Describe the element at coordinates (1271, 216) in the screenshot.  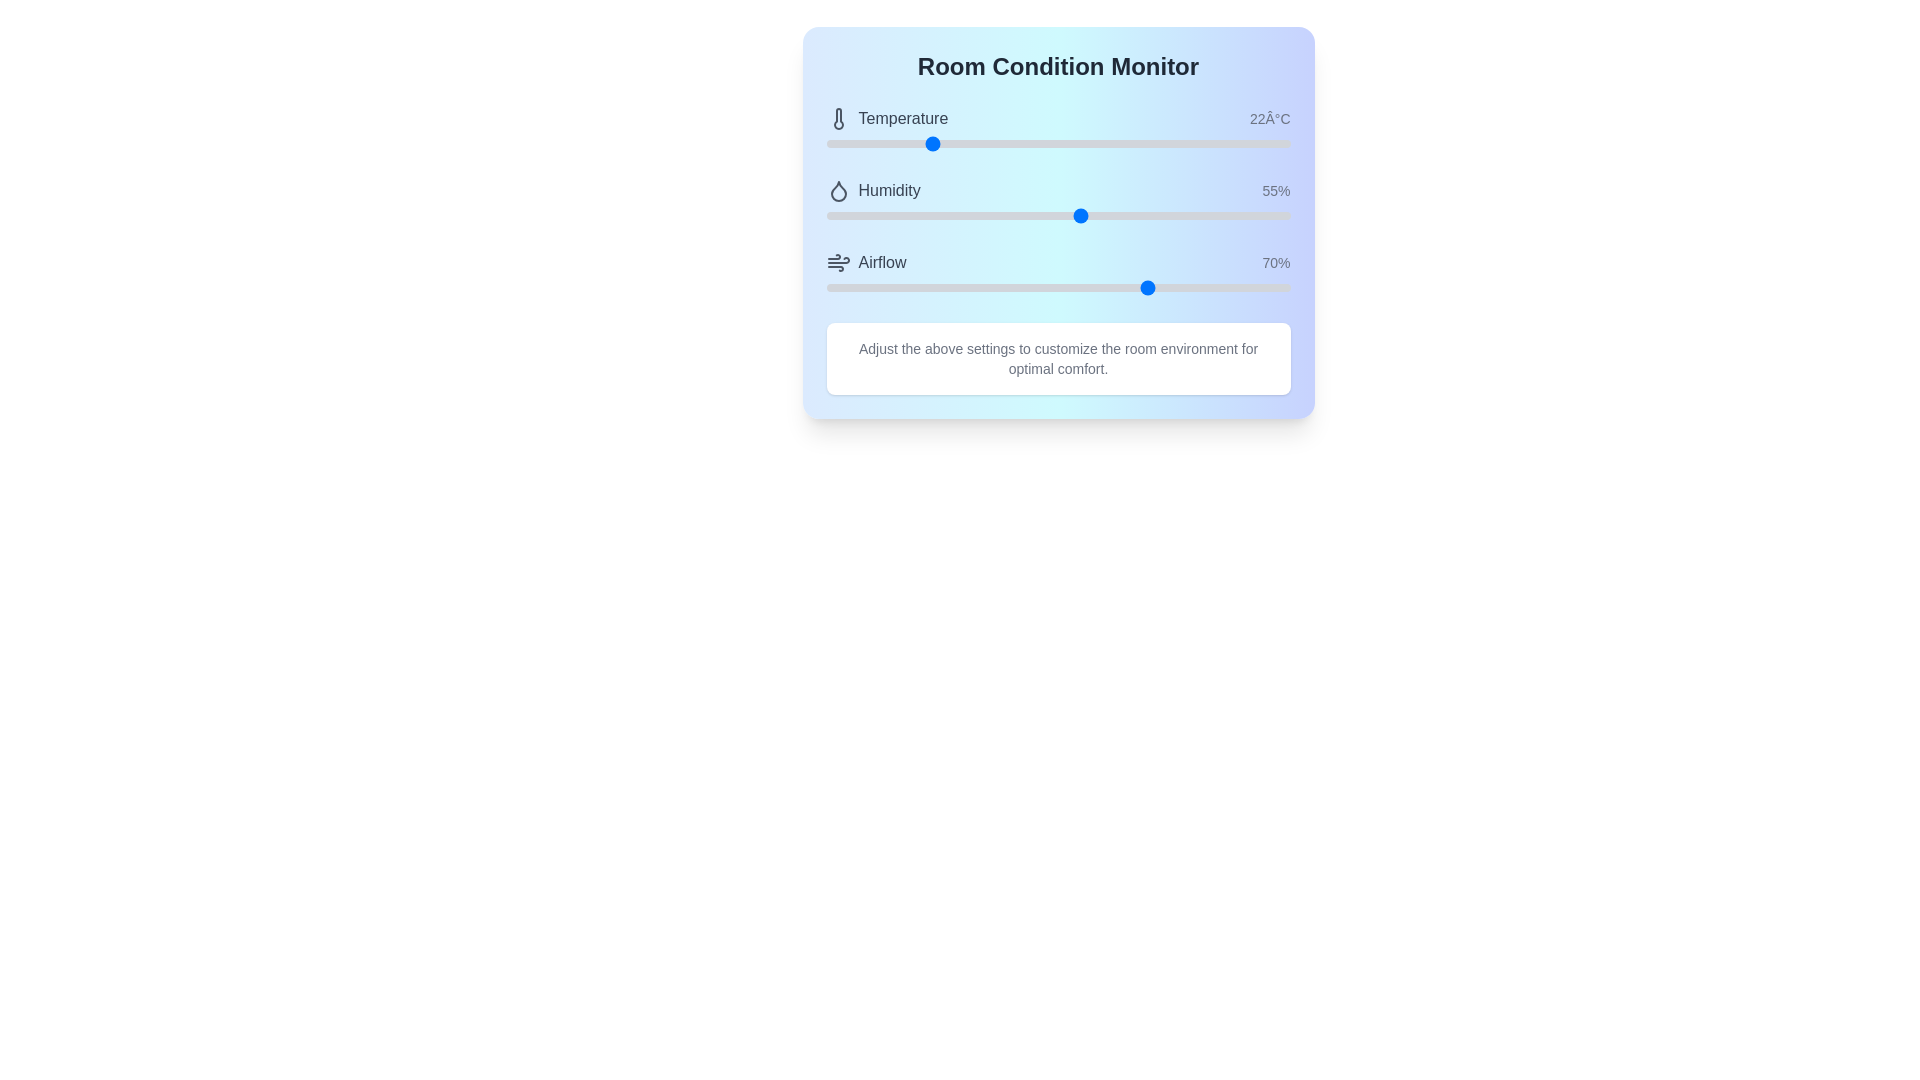
I see `the humidity level` at that location.